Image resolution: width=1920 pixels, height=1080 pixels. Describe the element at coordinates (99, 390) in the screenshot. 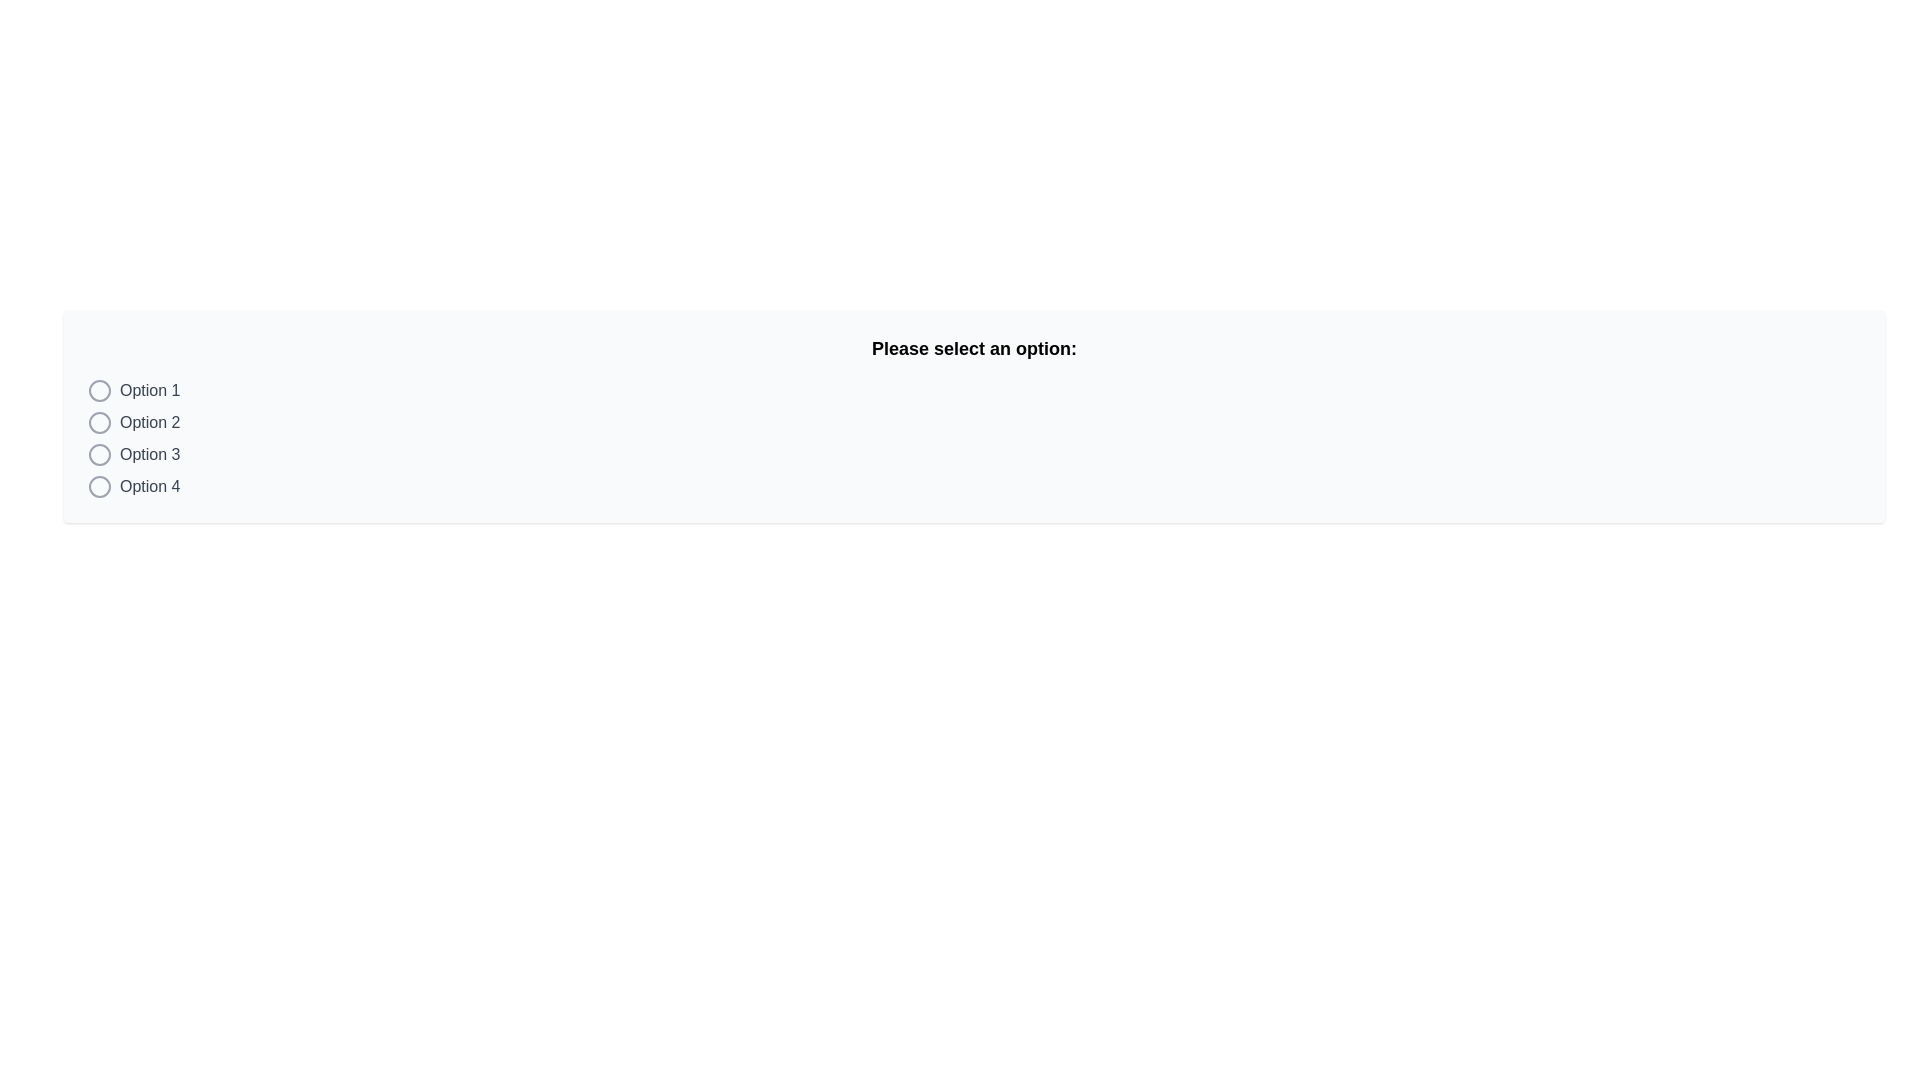

I see `the radio button for 'Option 1'` at that location.